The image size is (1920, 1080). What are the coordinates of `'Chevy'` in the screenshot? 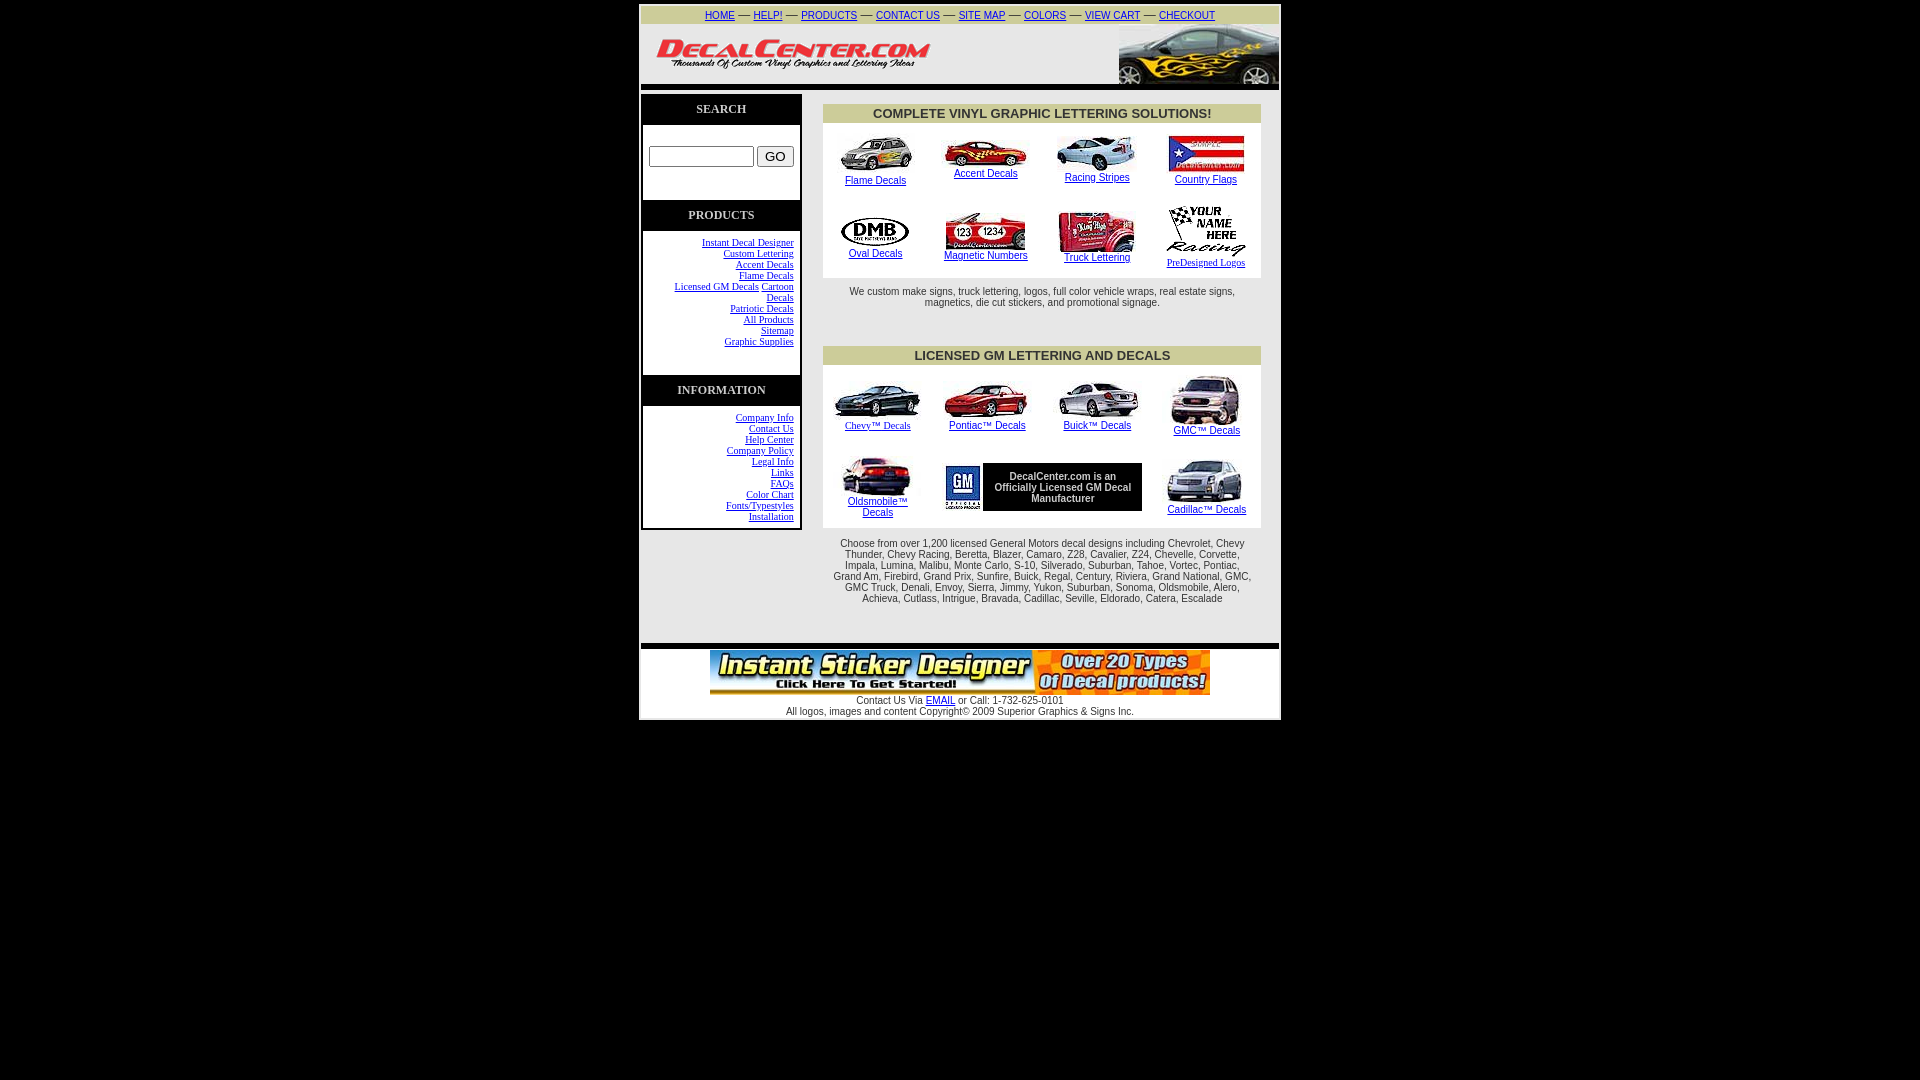 It's located at (844, 424).